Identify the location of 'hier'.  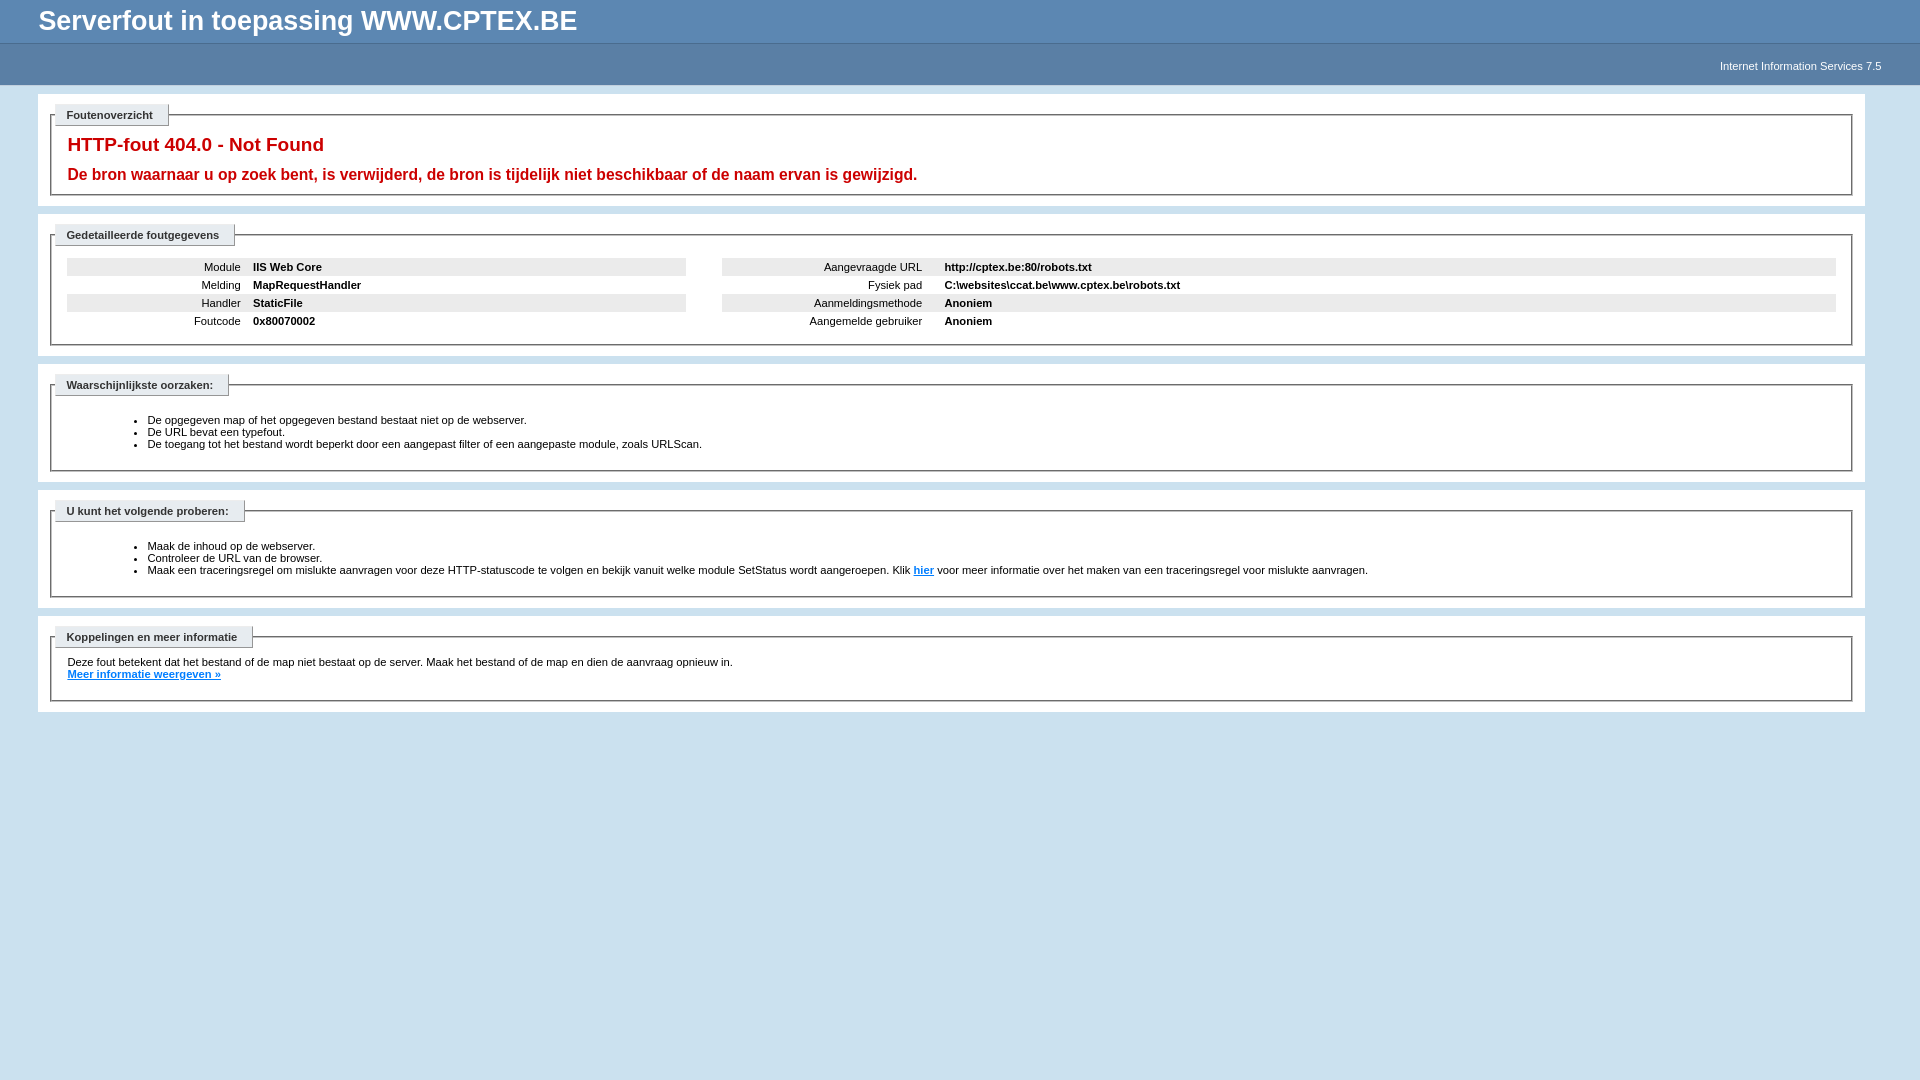
(923, 570).